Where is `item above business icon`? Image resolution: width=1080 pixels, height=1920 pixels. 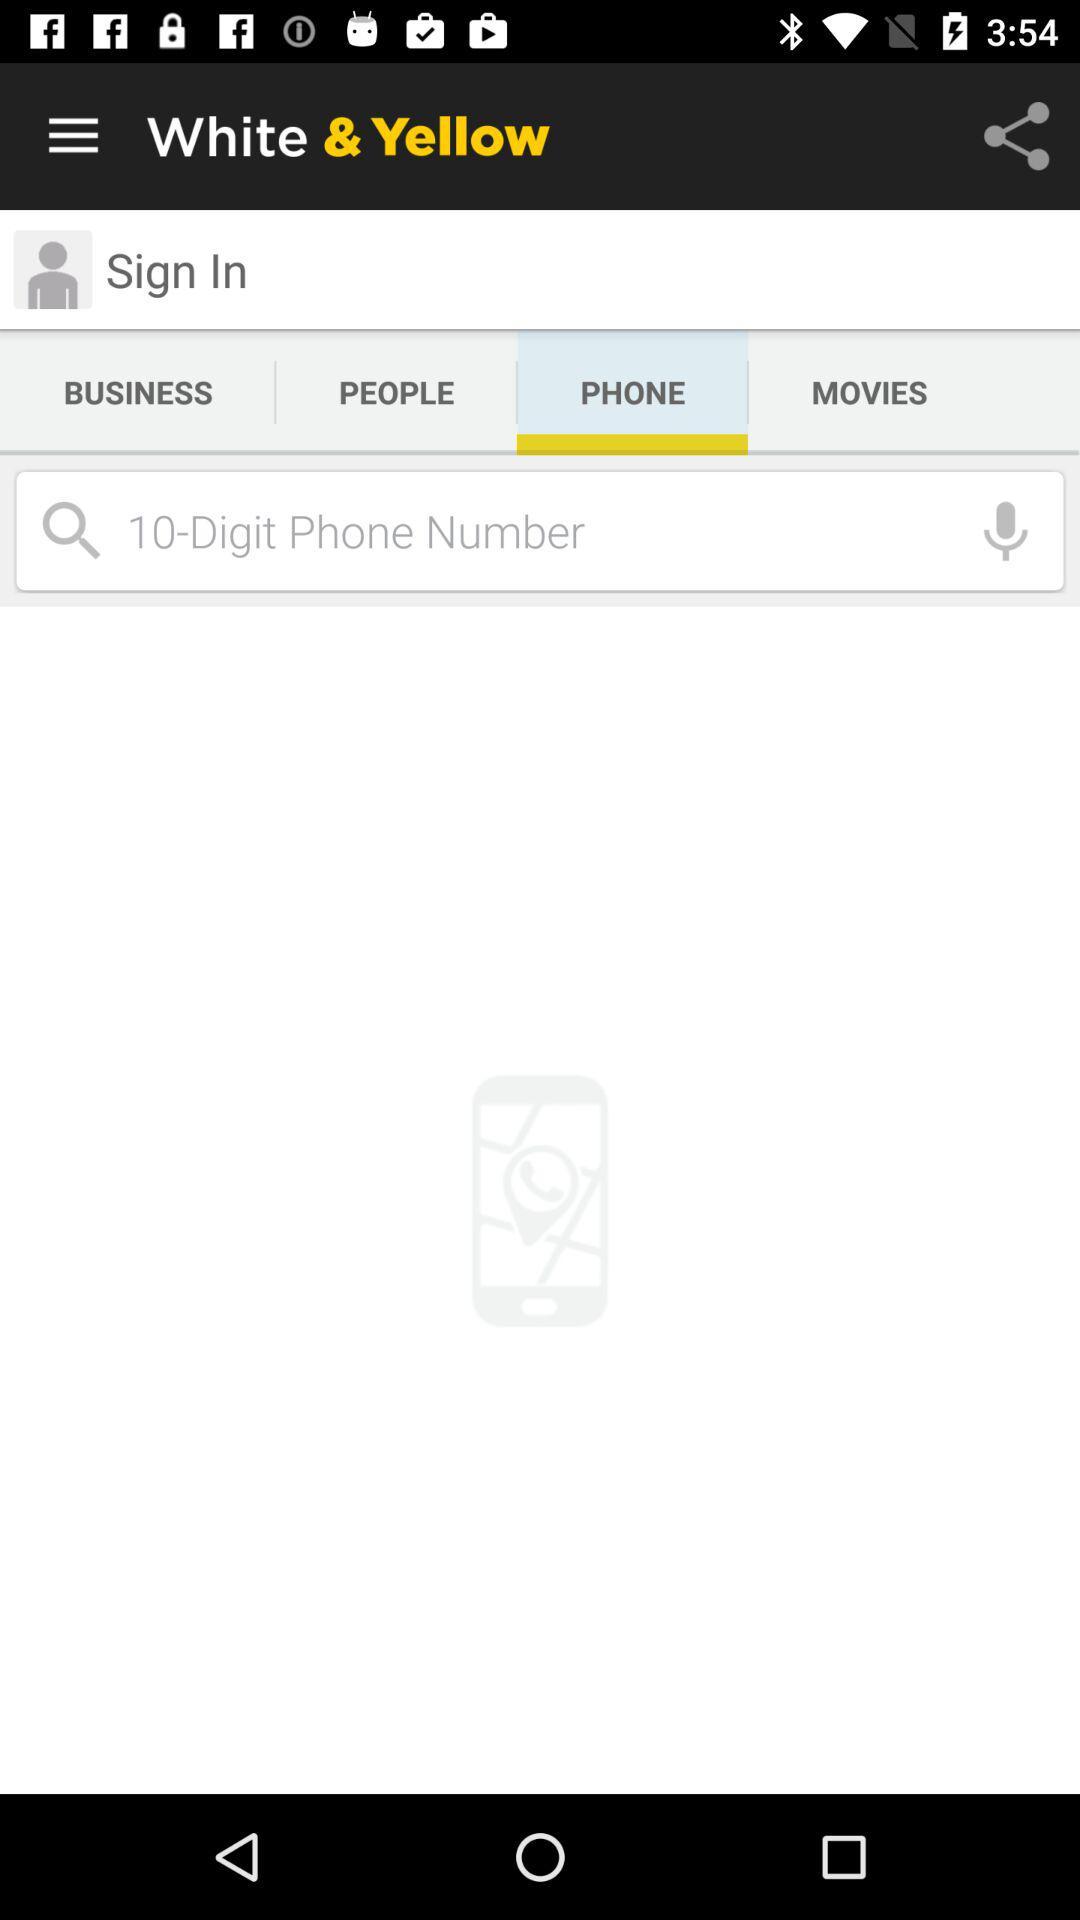
item above business icon is located at coordinates (176, 268).